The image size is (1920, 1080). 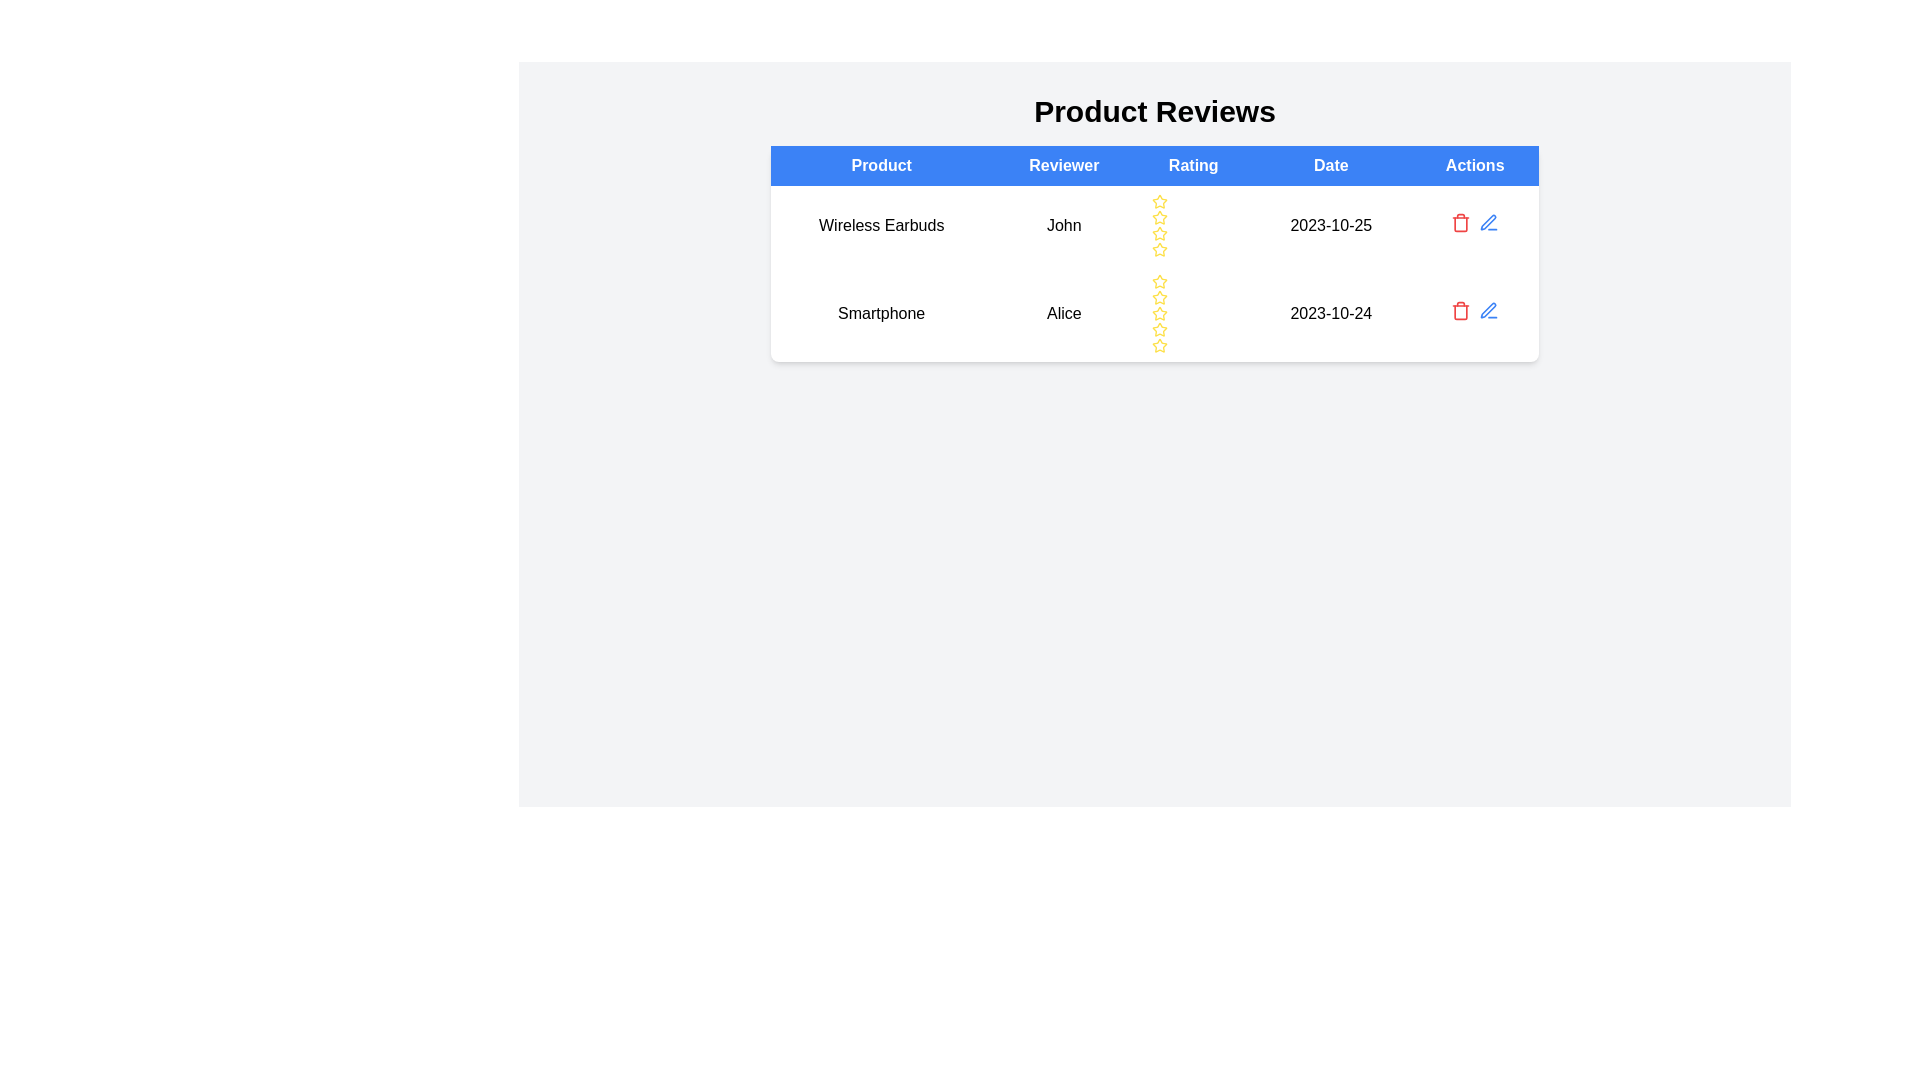 What do you see at coordinates (1331, 164) in the screenshot?
I see `text label 'Date' in the fourth column of the product review table header, which is displayed in white on a blue background` at bounding box center [1331, 164].